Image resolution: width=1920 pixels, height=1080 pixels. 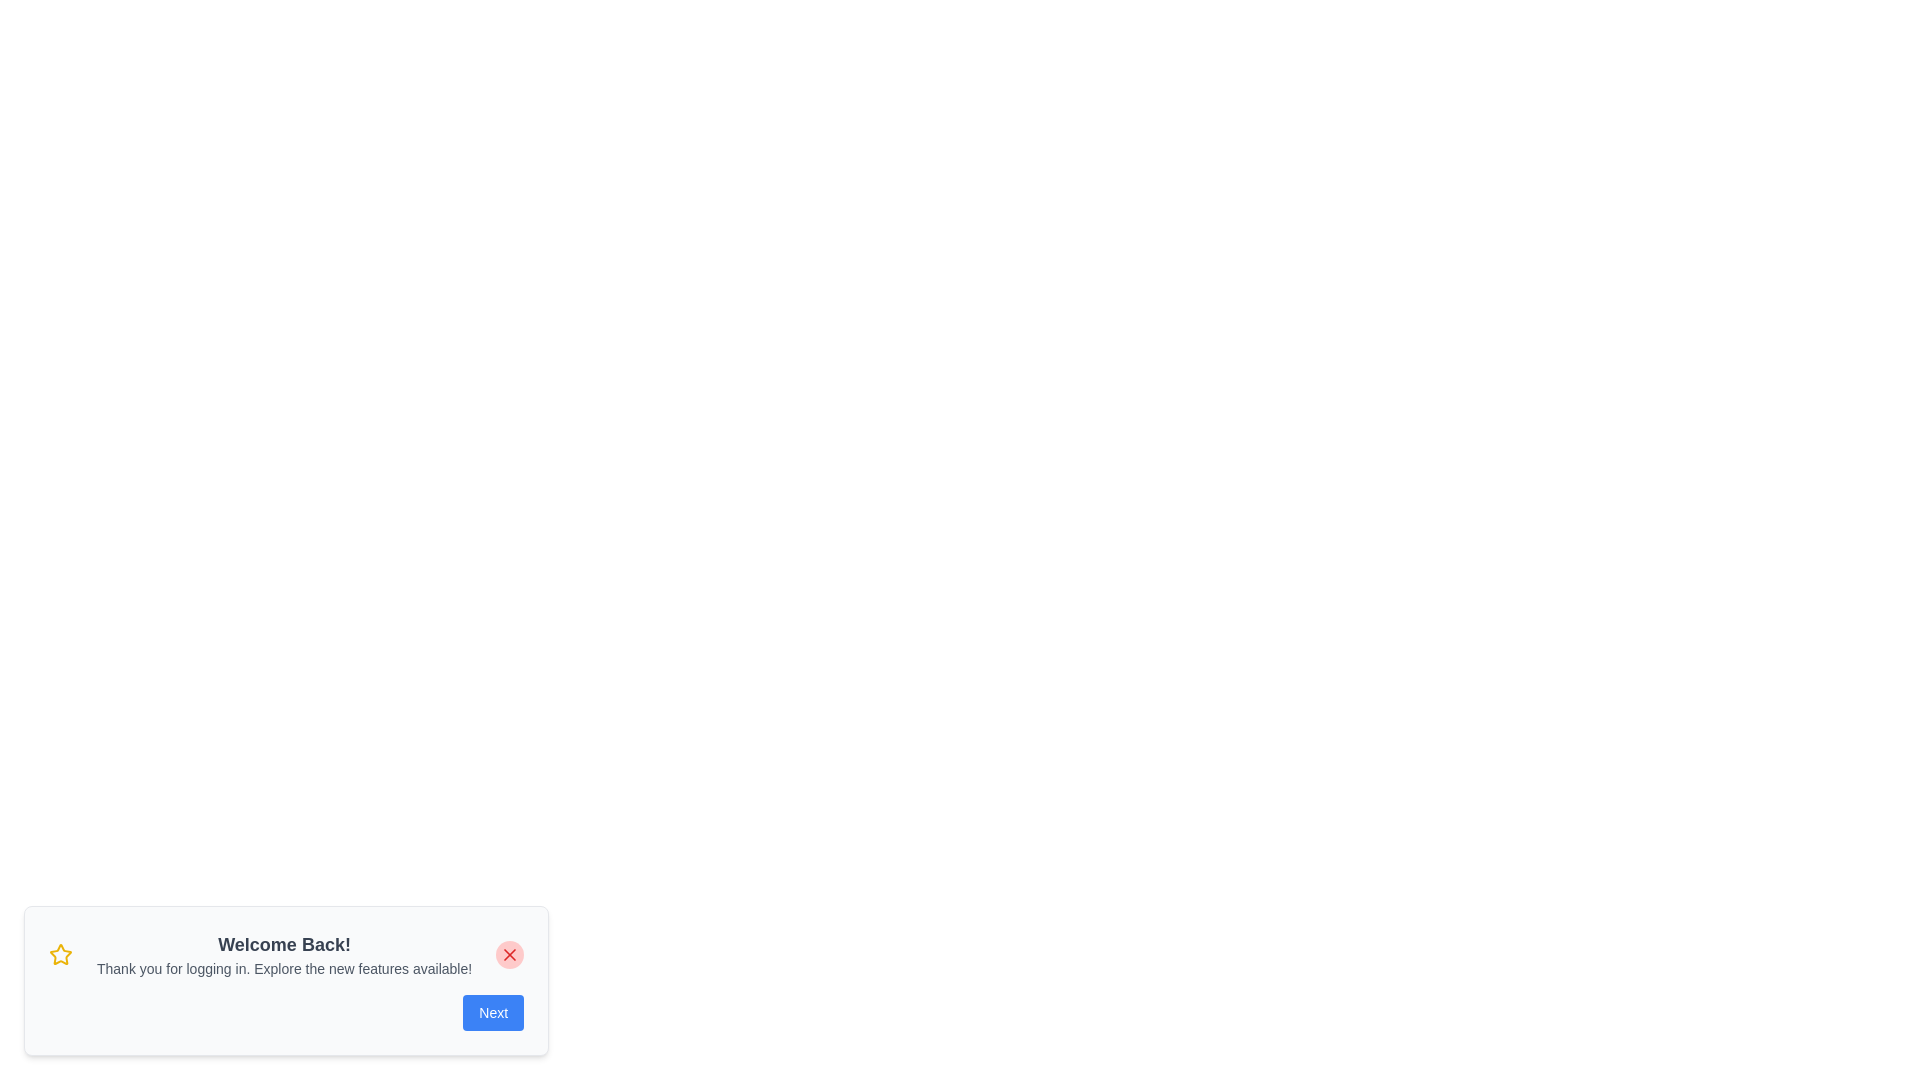 What do you see at coordinates (510, 954) in the screenshot?
I see `the close button to toggle the visibility of the snackbar` at bounding box center [510, 954].